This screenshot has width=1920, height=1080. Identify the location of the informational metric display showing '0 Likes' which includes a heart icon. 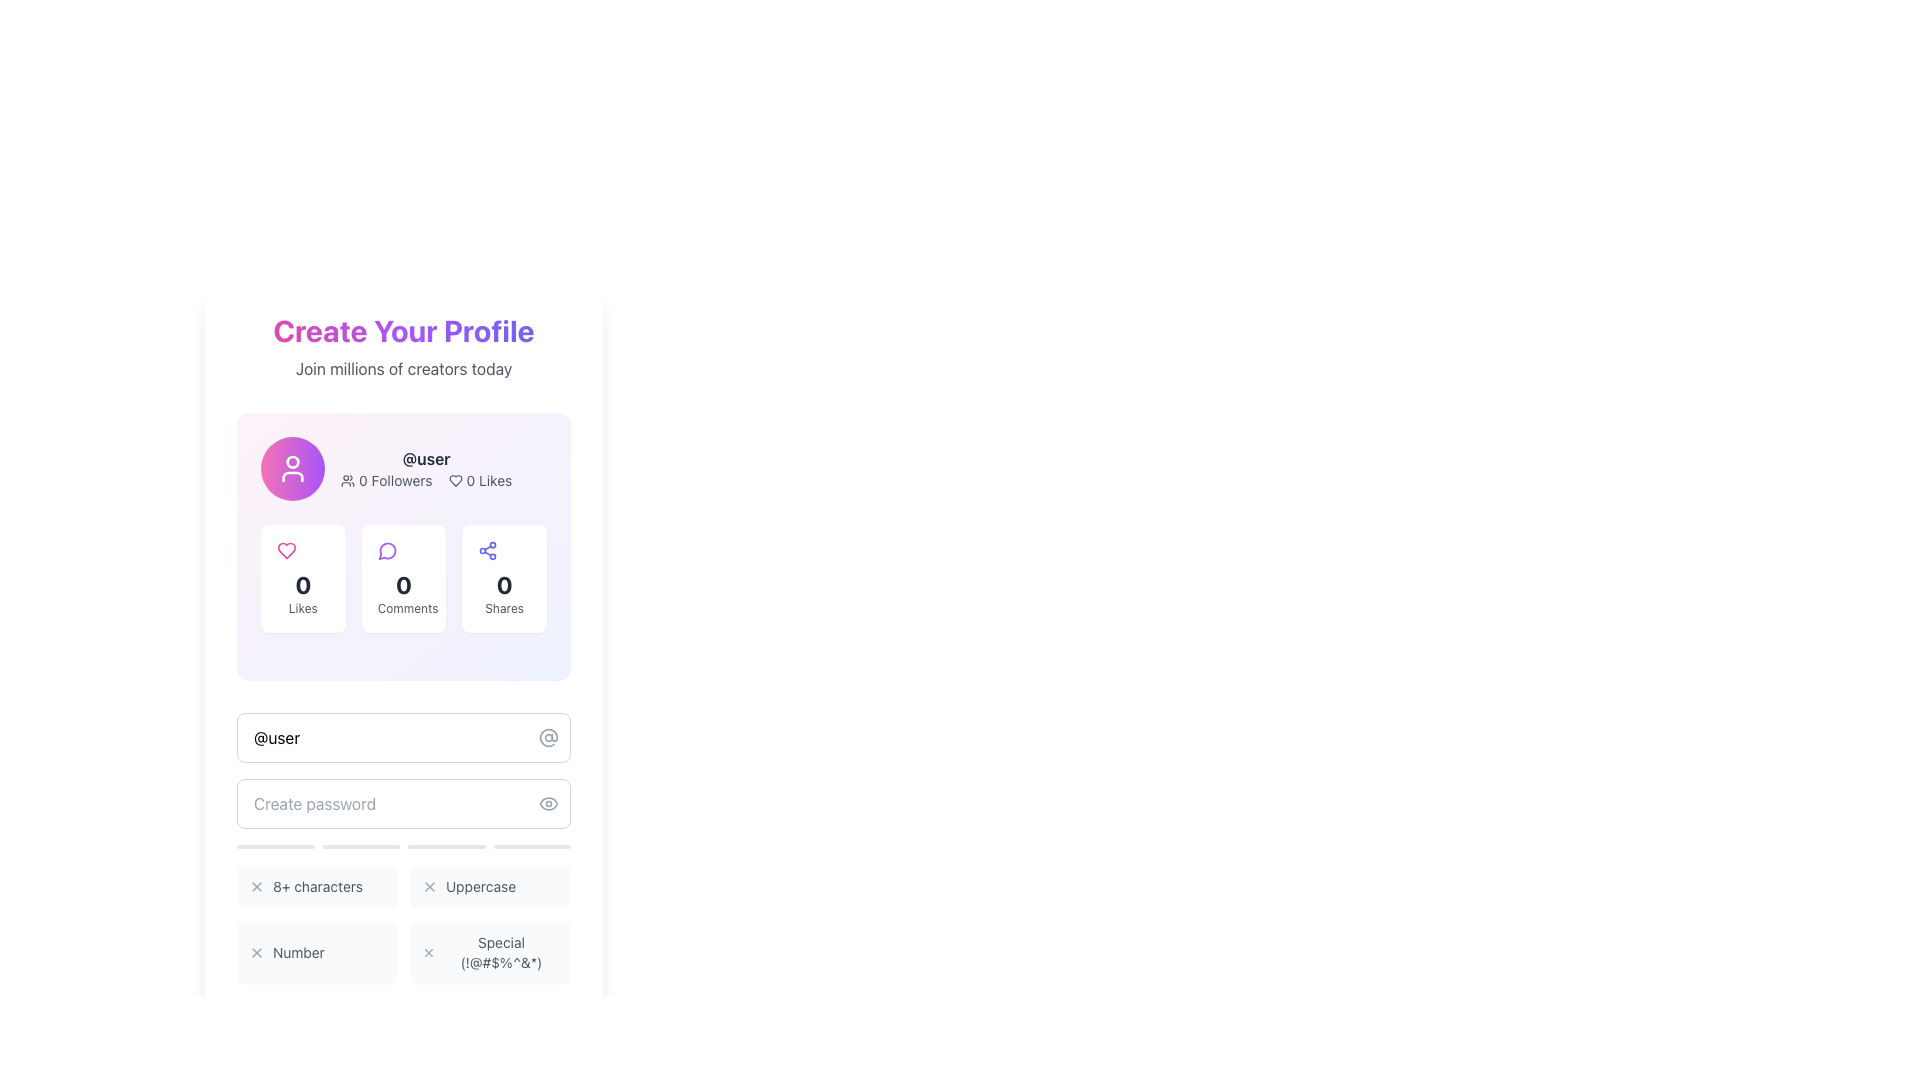
(480, 481).